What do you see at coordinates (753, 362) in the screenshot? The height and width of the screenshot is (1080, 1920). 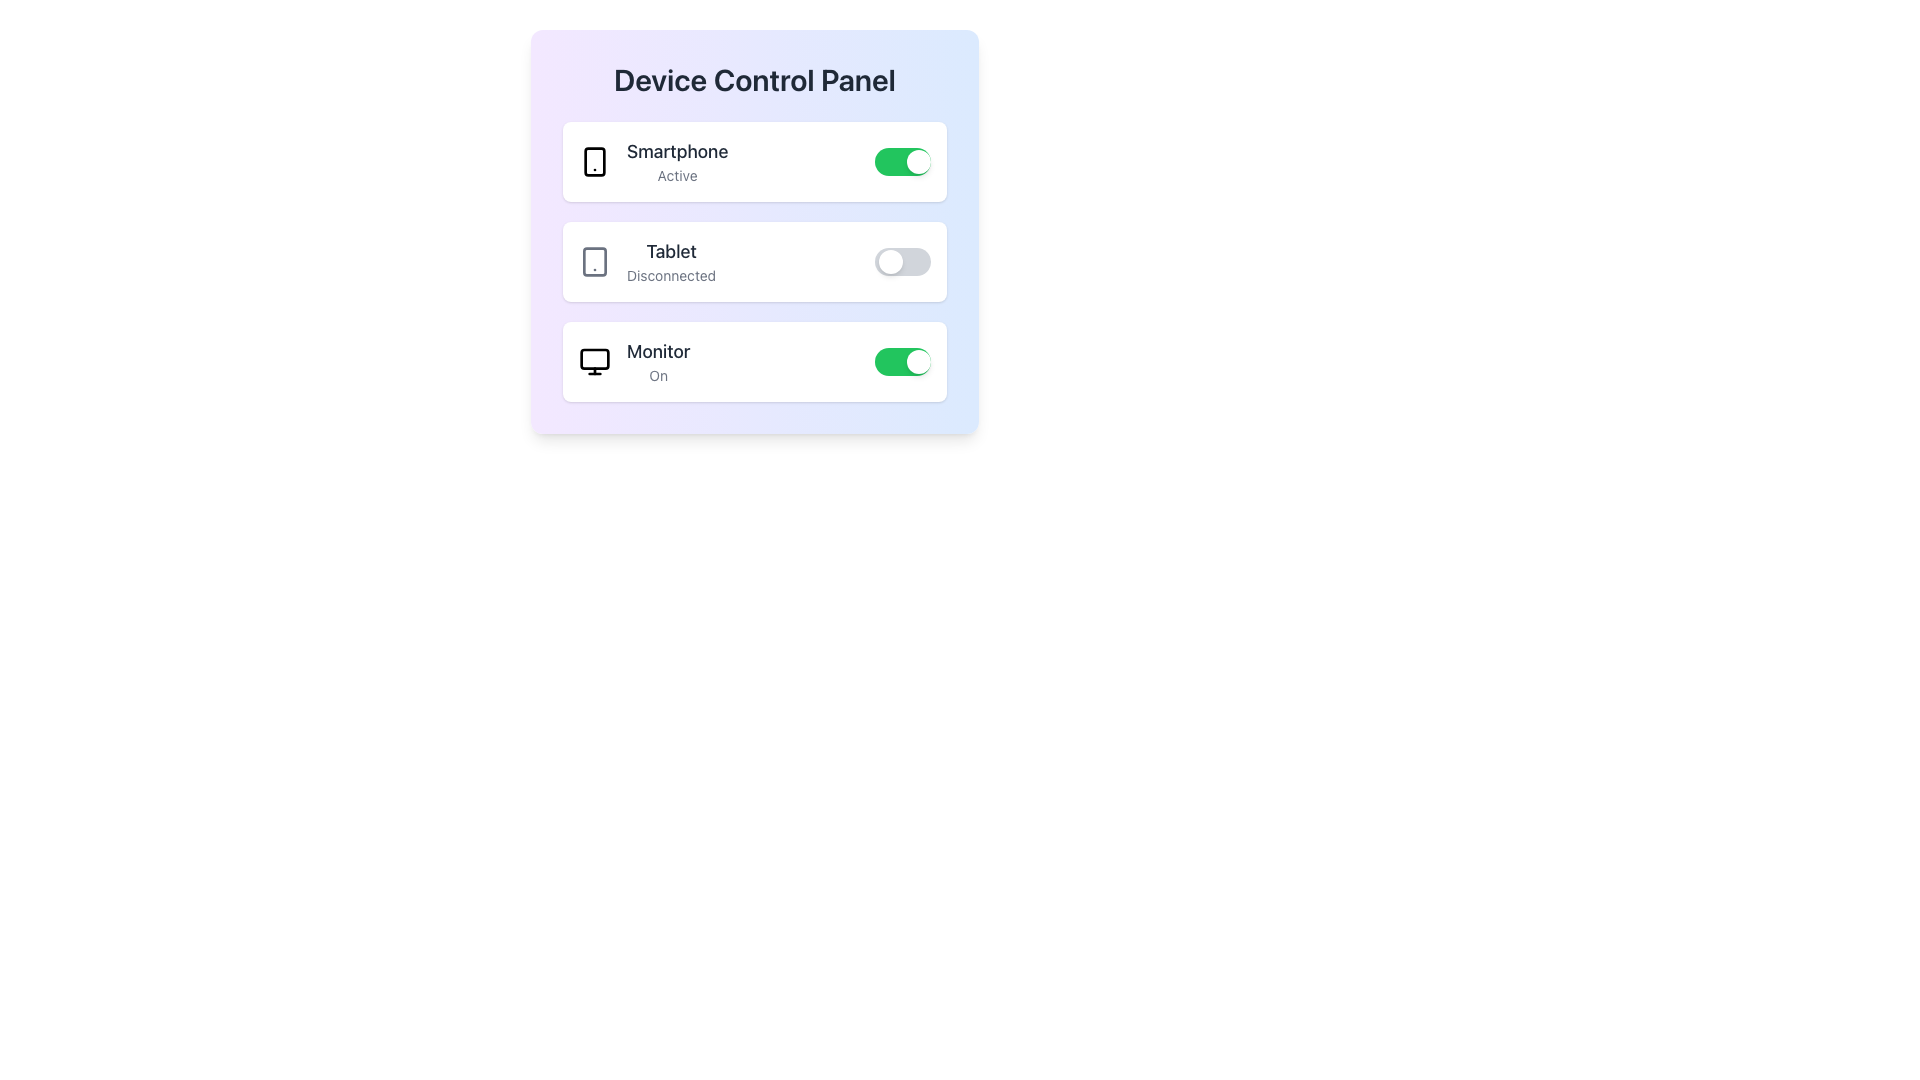 I see `the green toggle switch in the 'Device Control Panel' section to change its state from 'On' to 'Off'` at bounding box center [753, 362].